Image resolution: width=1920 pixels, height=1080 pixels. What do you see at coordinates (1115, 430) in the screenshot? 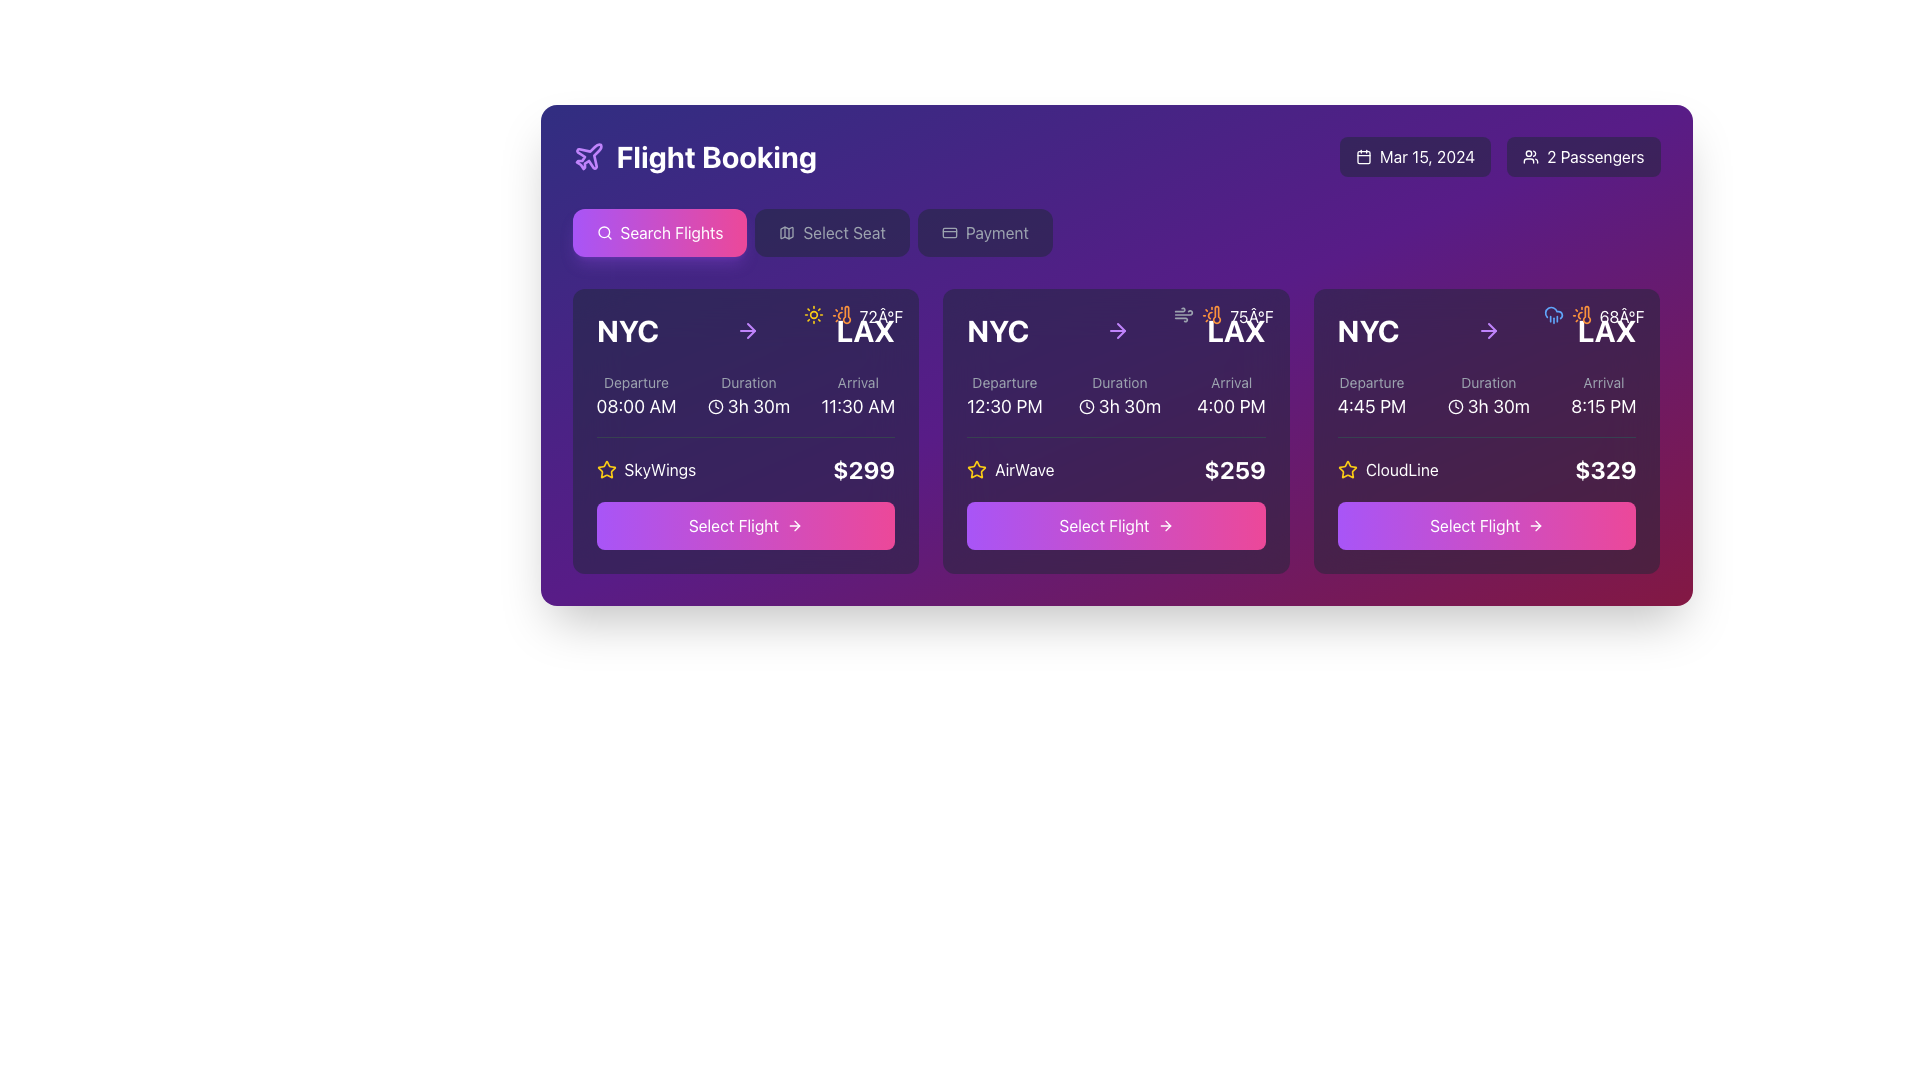
I see `the informational flight option card that provides details about the flight including route, timing, airline, and cost, located in the Flight Booking section as the second card in a row of three` at bounding box center [1115, 430].